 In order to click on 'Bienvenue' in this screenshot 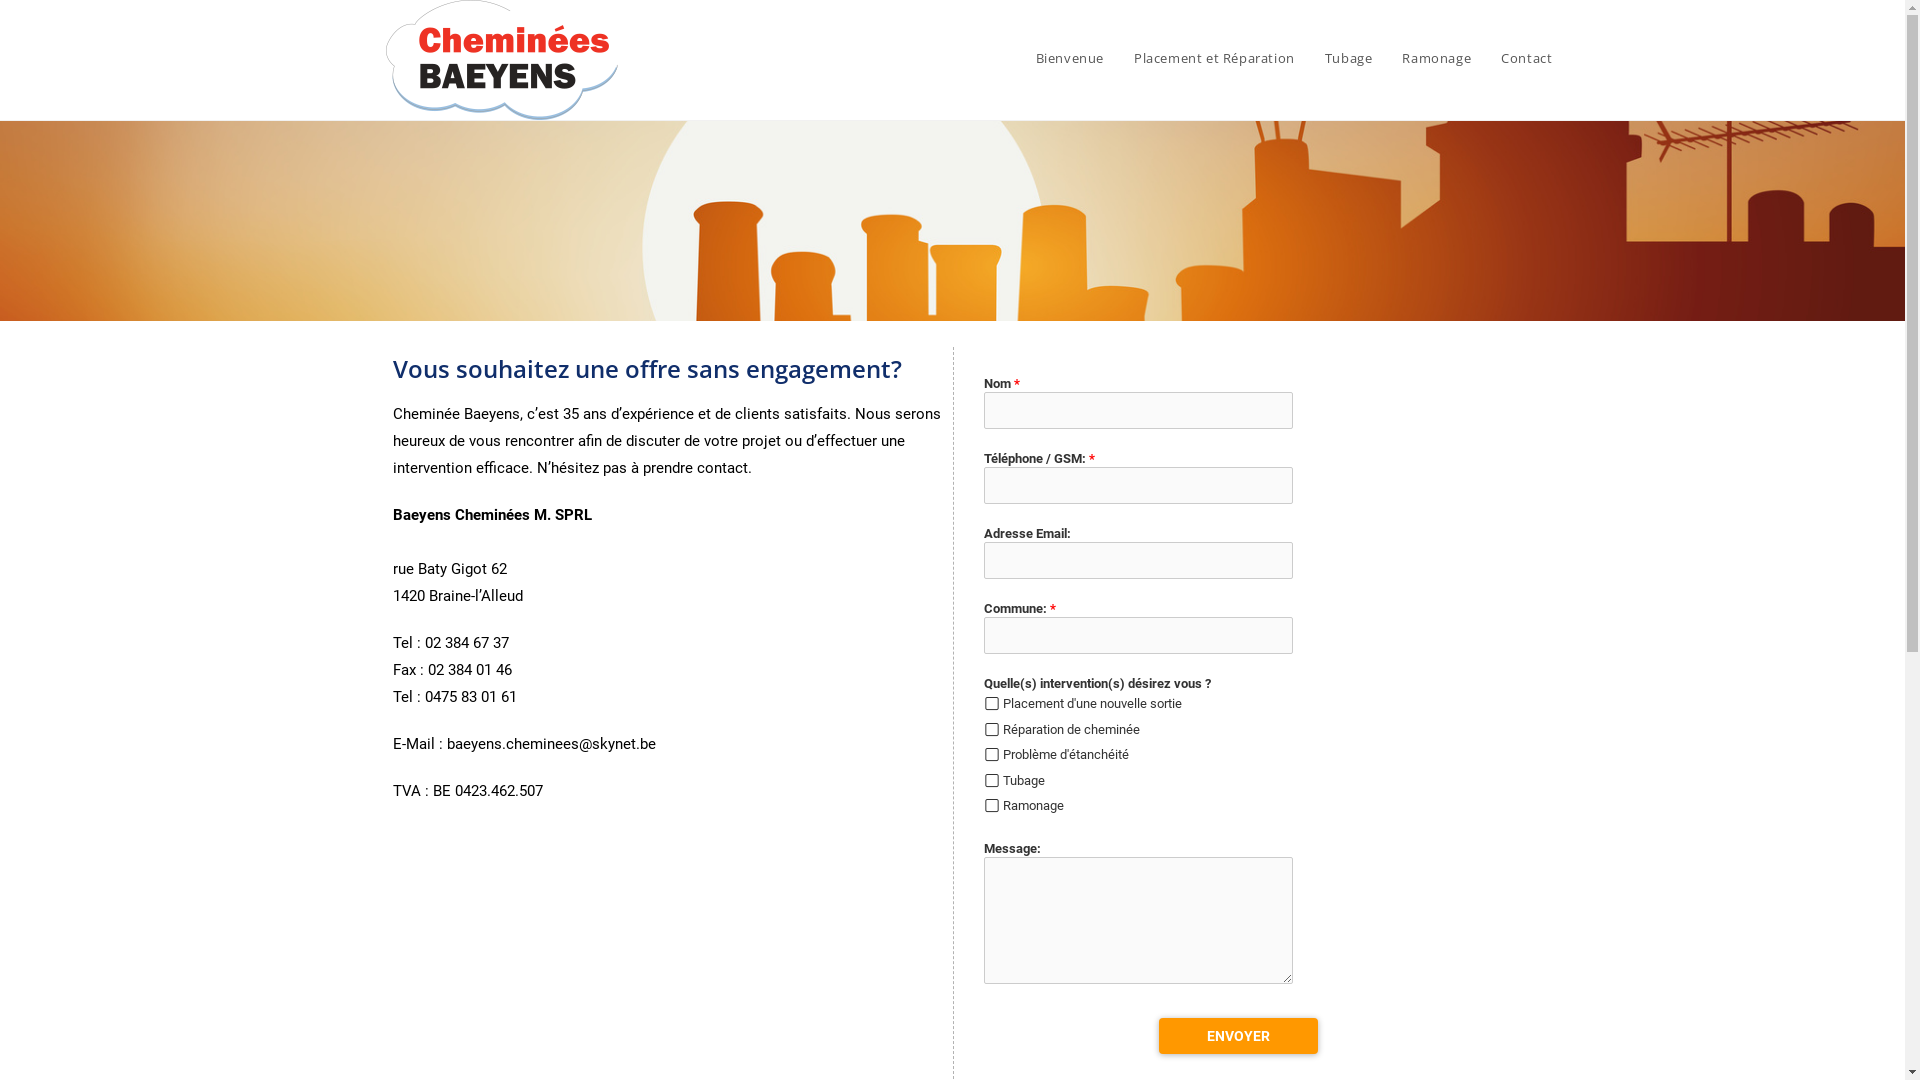, I will do `click(1021, 56)`.